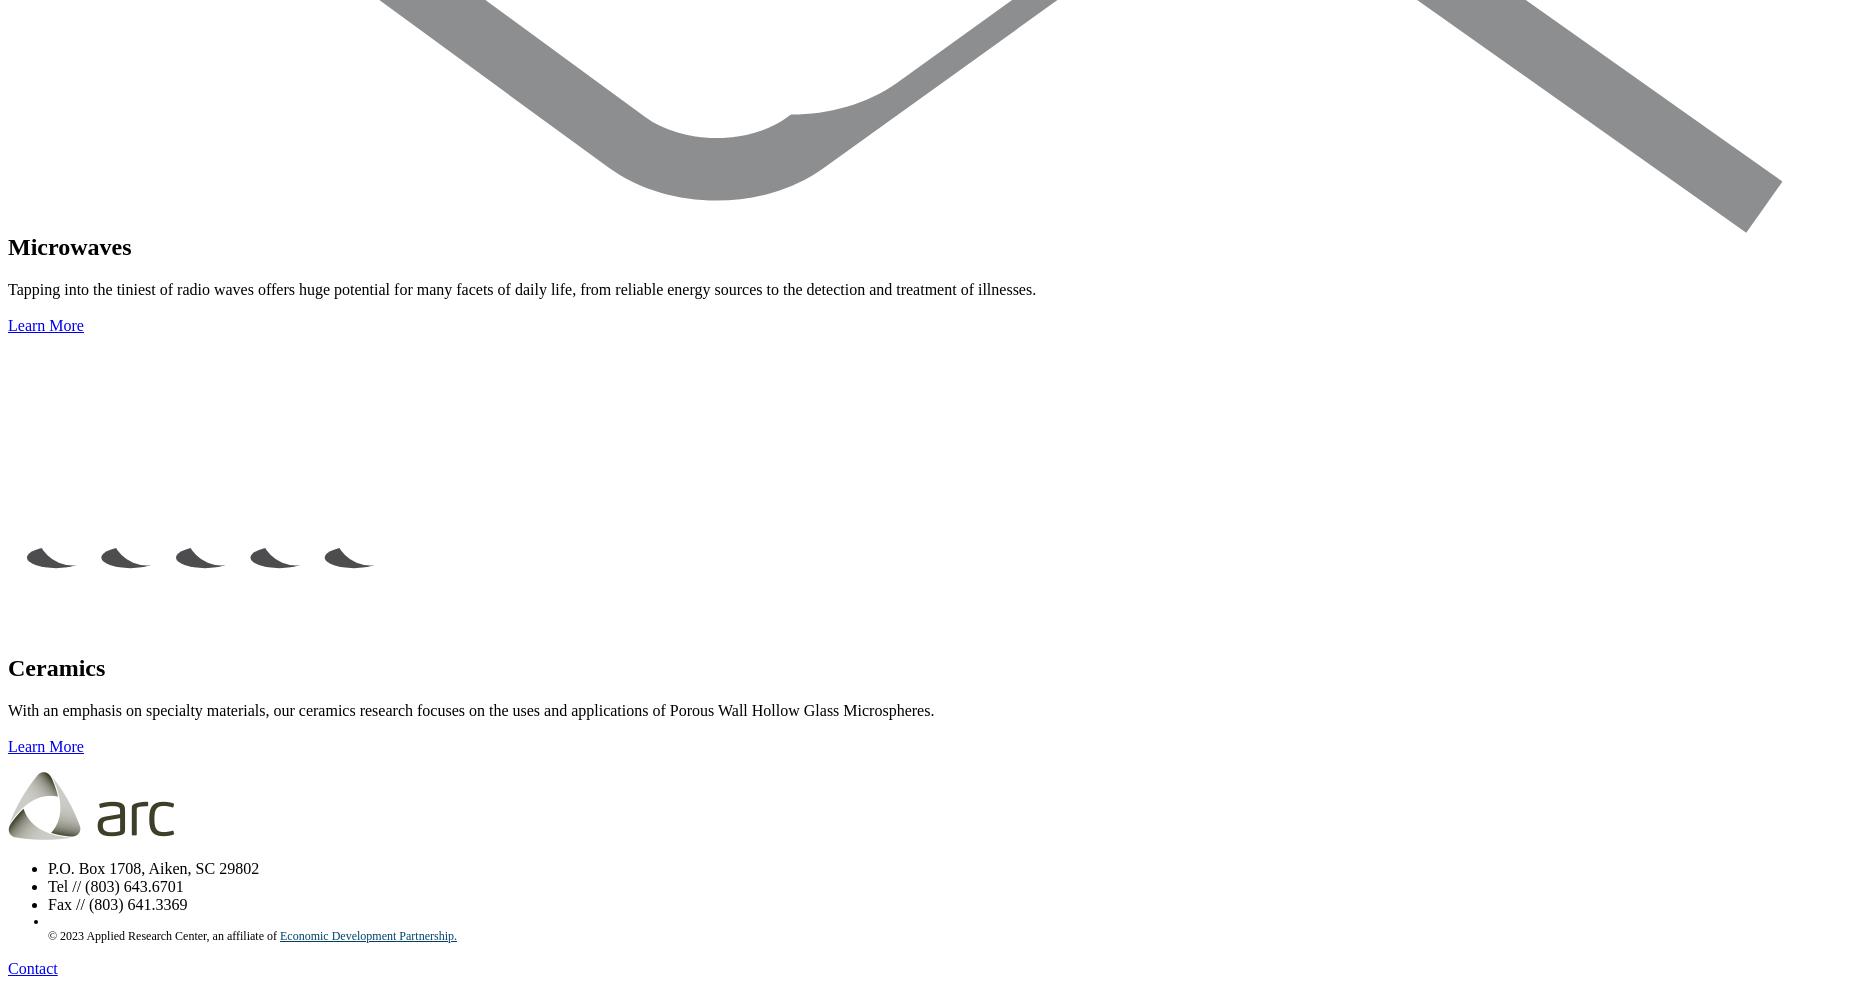 This screenshot has height=982, width=1857. What do you see at coordinates (469, 708) in the screenshot?
I see `'With an emphasis on specialty materials, our ceramics research focuses on the uses and applications of Porous Wall Hollow Glass Microspheres.'` at bounding box center [469, 708].